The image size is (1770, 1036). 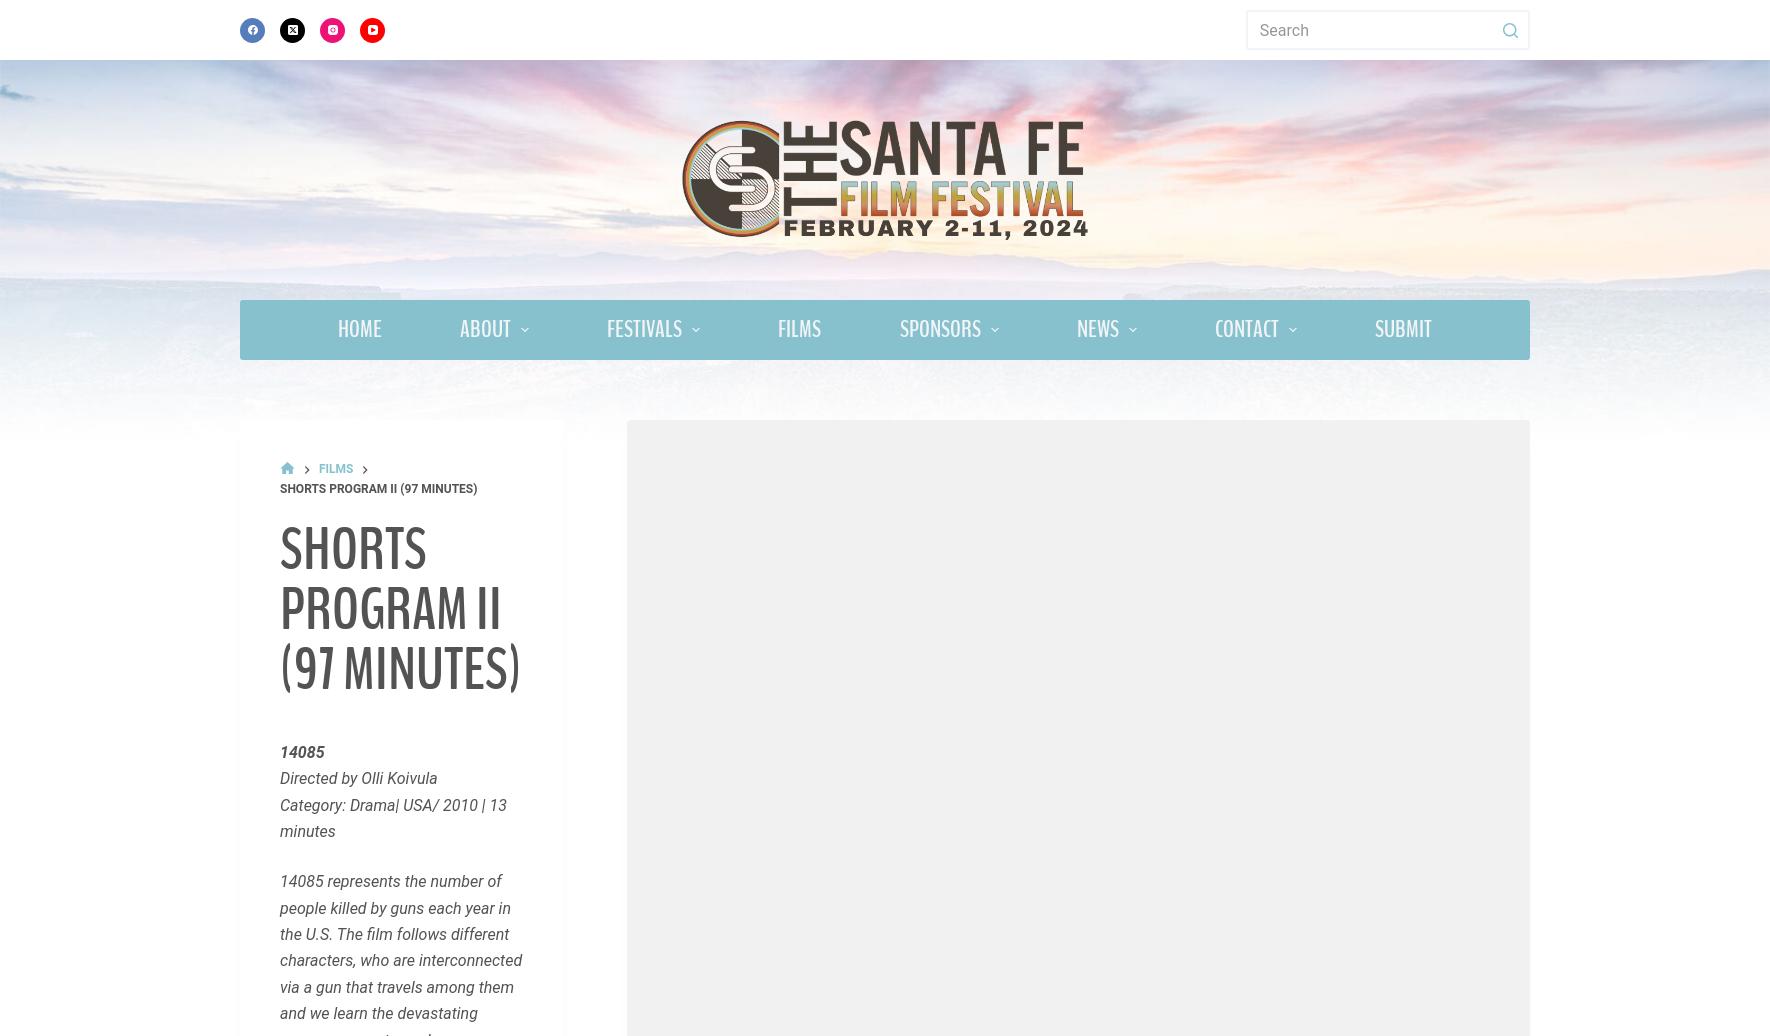 I want to click on 'In order to financially support his ill mother, doctor Ramon Moran has to moonlight in the most unlikely profession: Taxi Driver. One day, unexpected passengers test his ethics.', so click(x=399, y=179).